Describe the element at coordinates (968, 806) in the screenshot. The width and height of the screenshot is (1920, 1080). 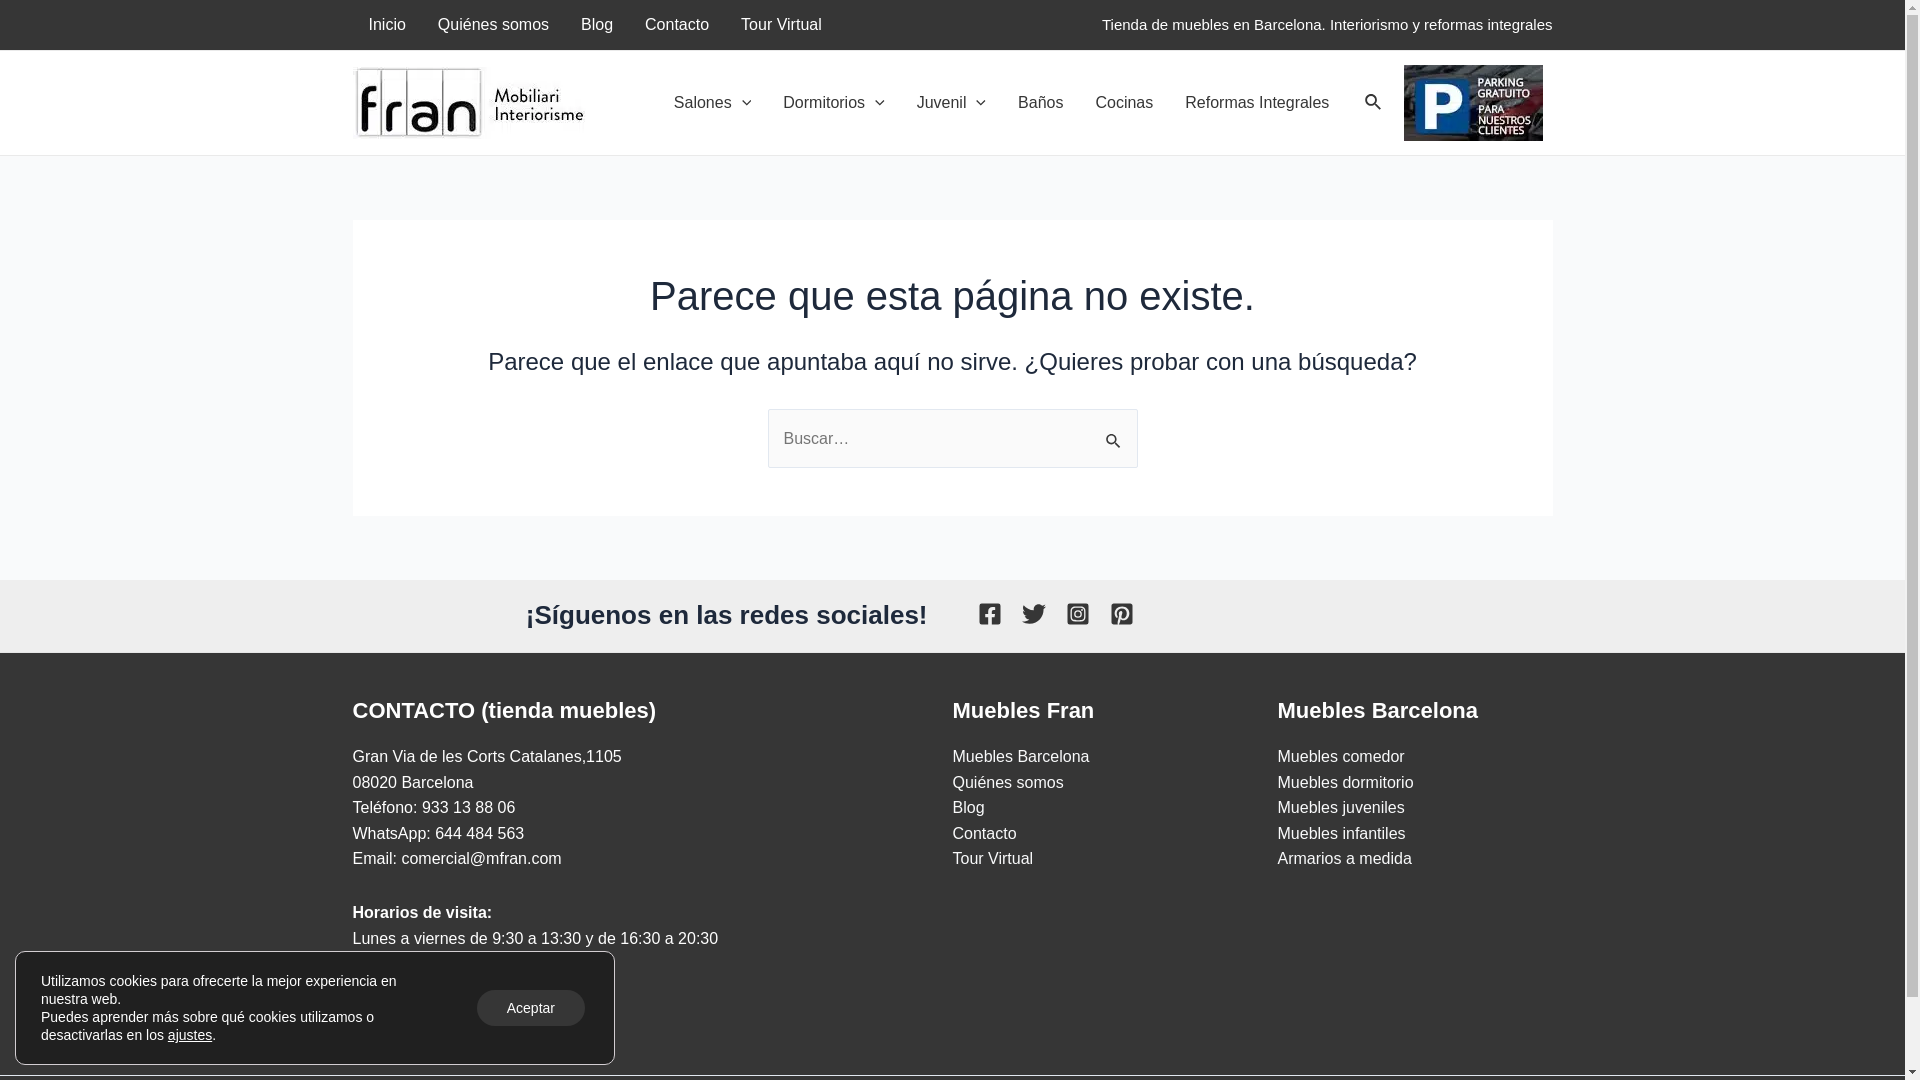
I see `'Blog'` at that location.